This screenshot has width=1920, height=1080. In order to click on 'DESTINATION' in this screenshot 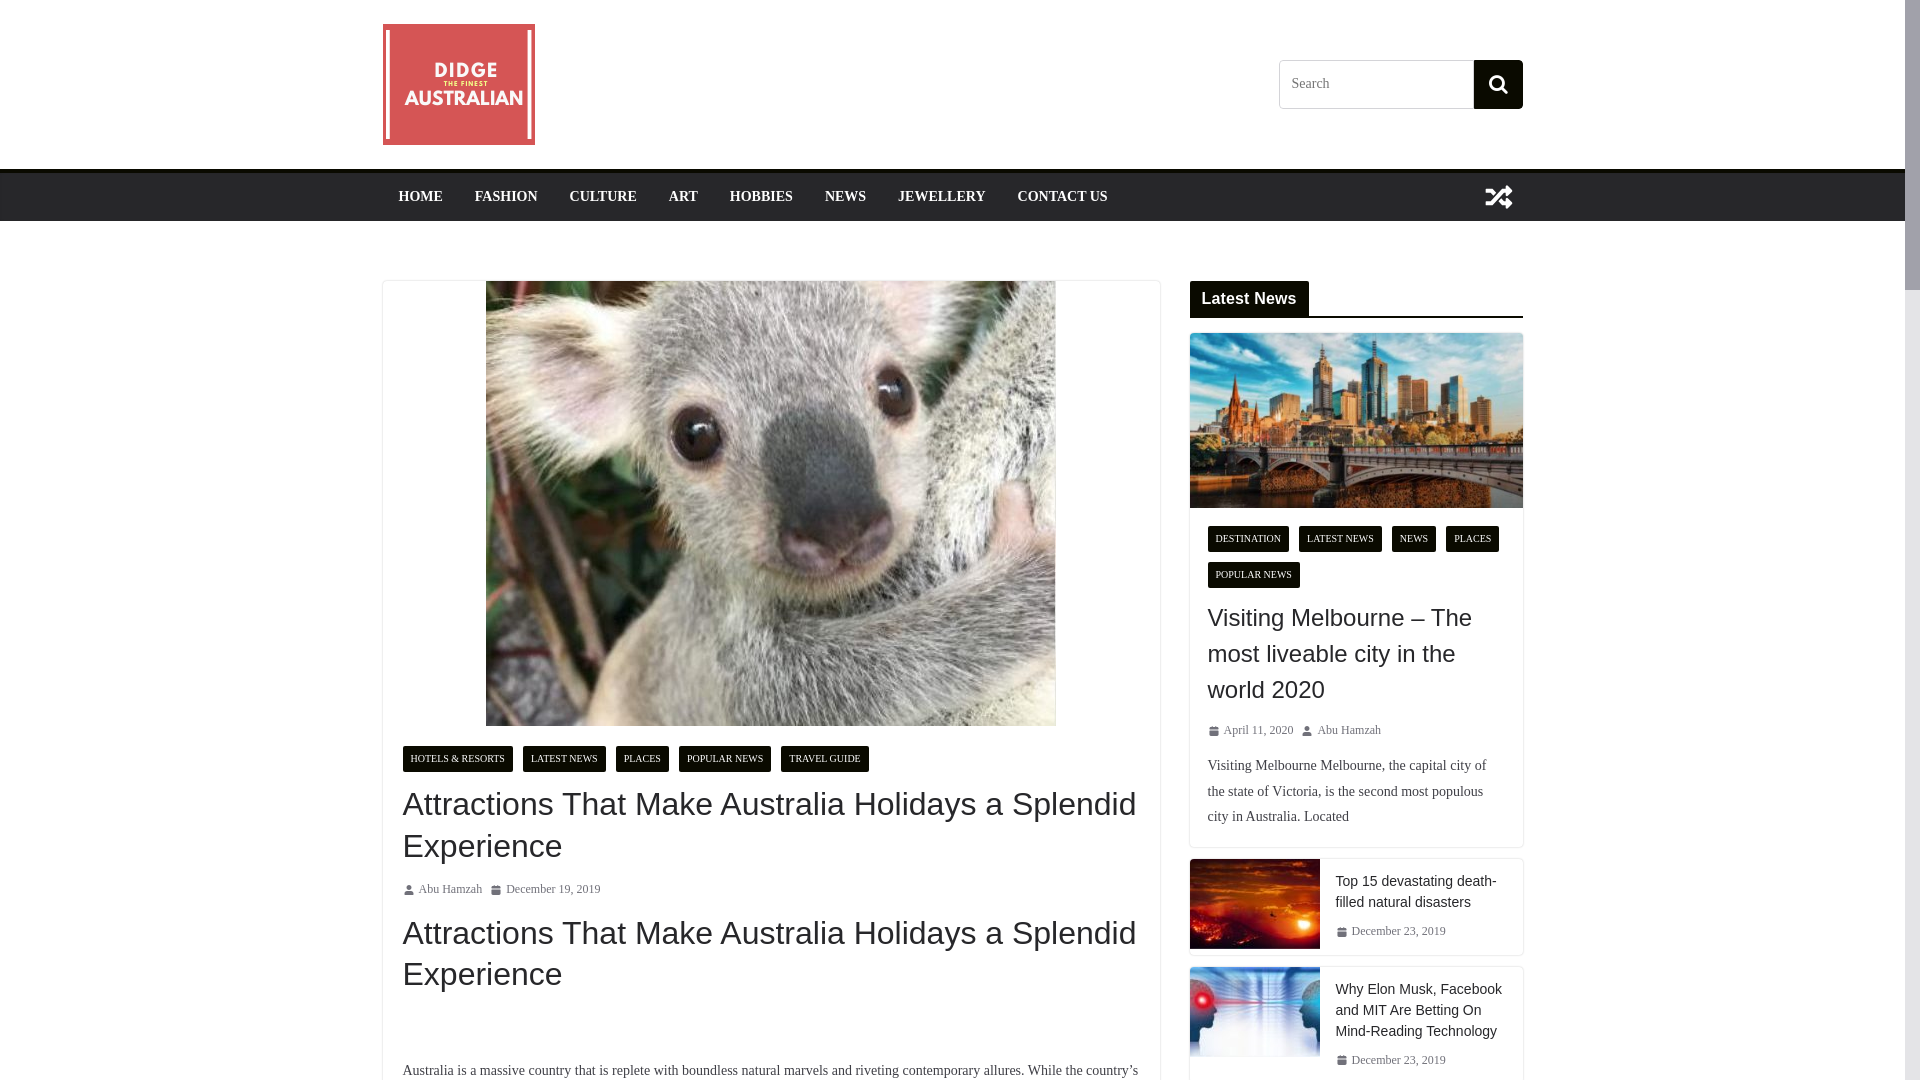, I will do `click(1247, 538)`.